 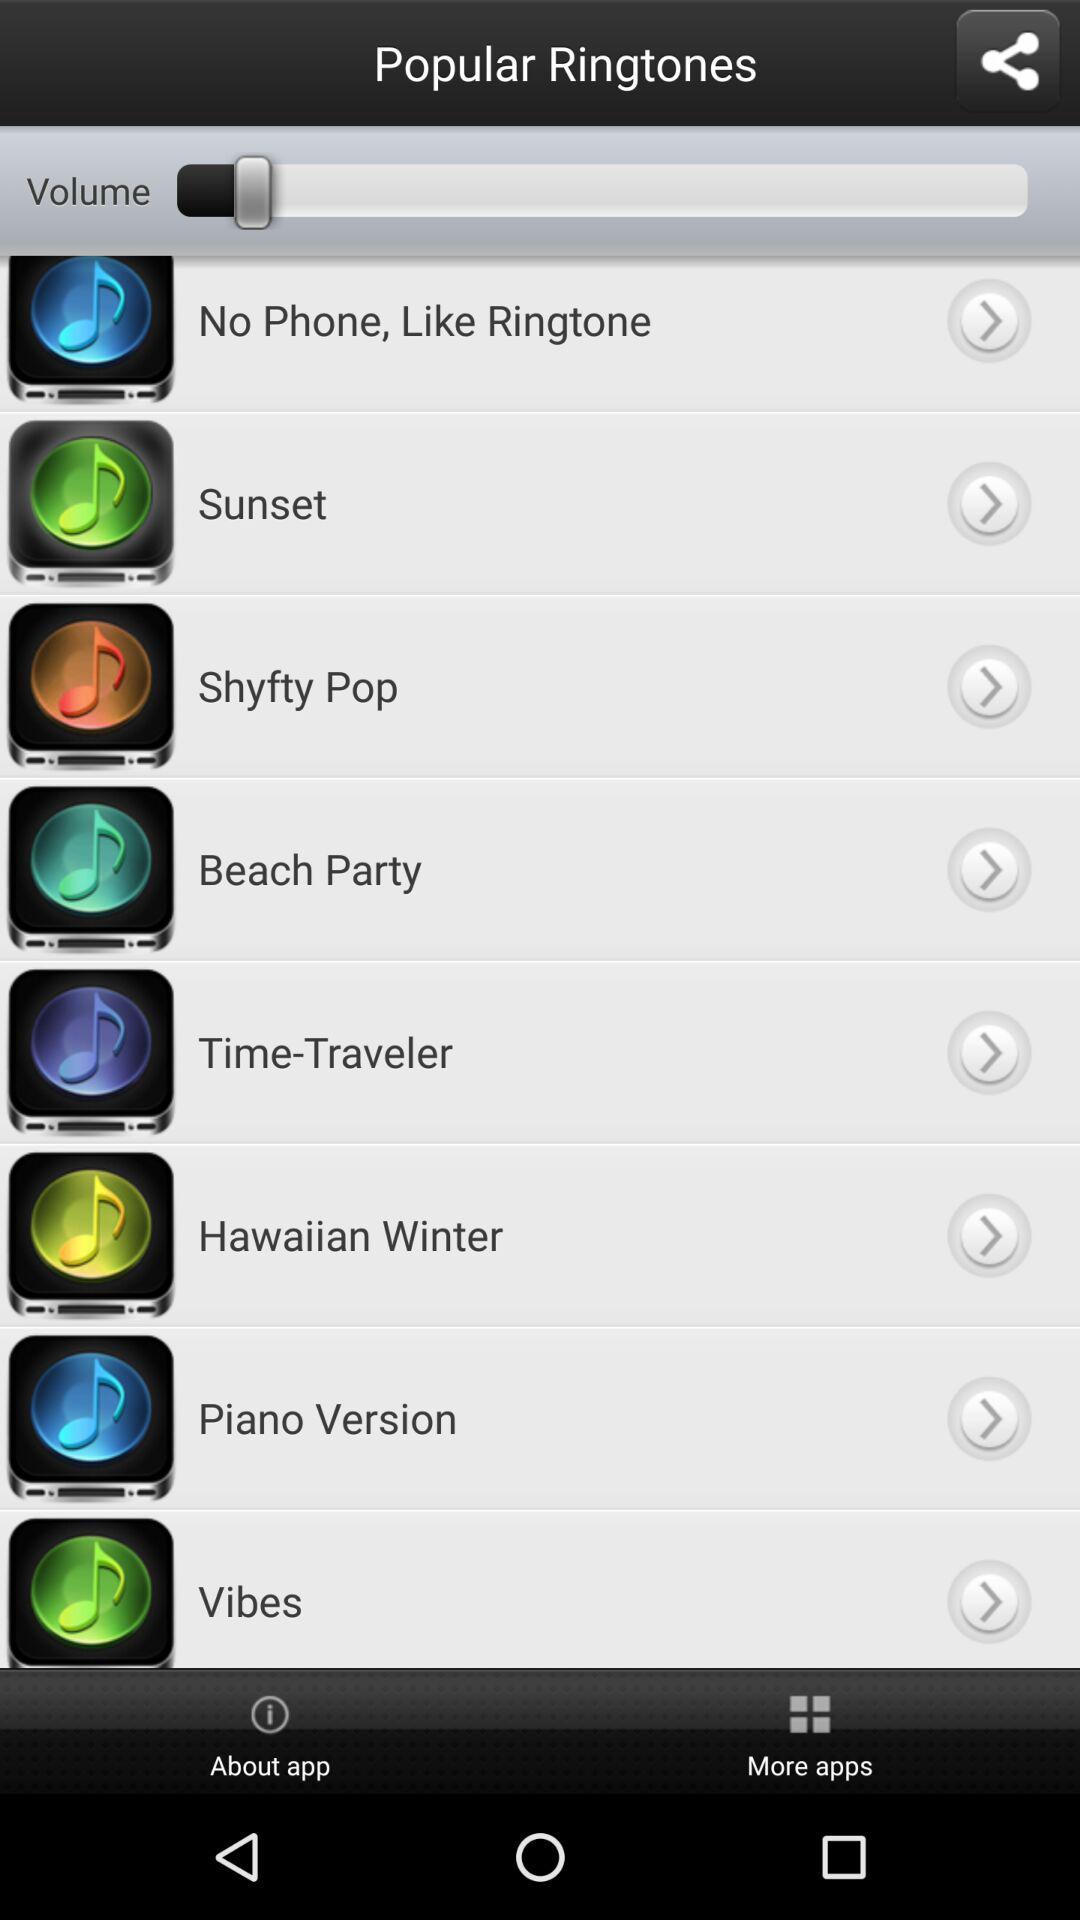 I want to click on play, so click(x=987, y=1050).